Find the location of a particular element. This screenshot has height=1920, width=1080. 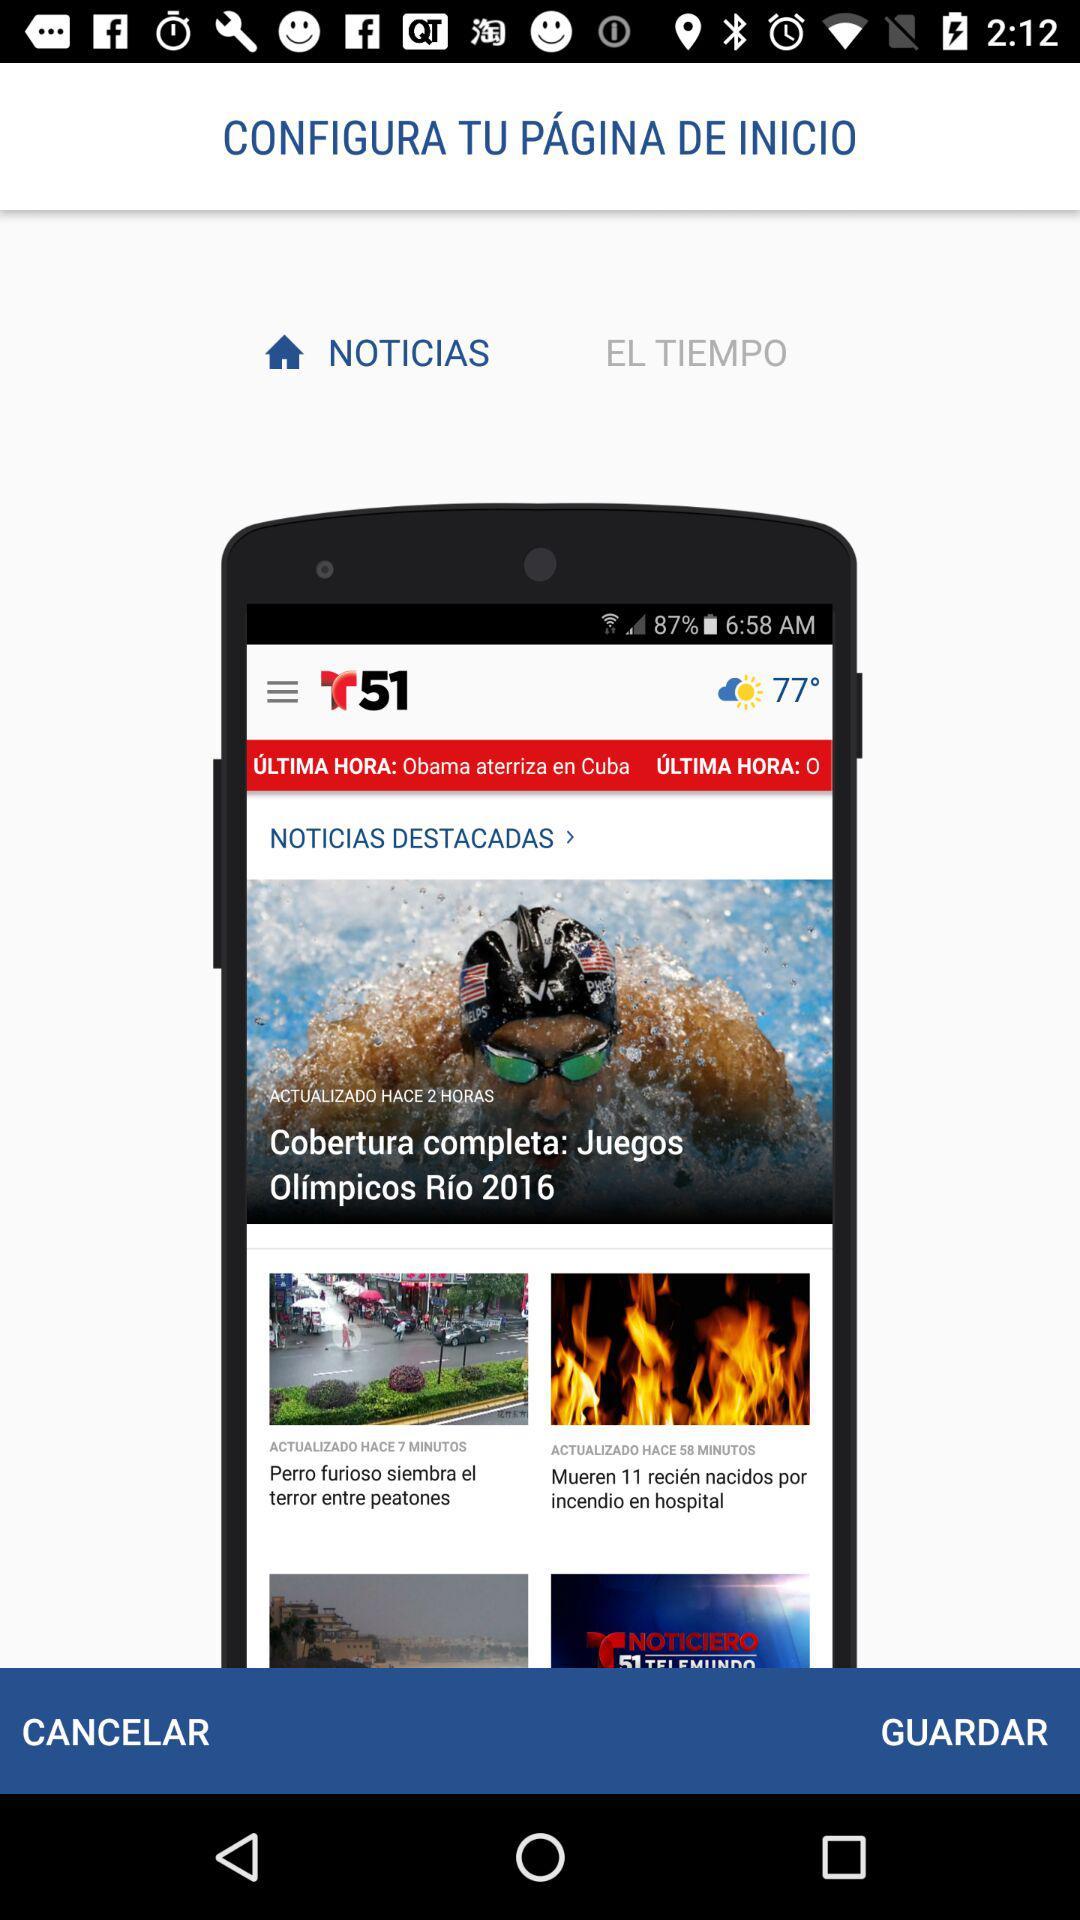

the icon to the right of the noticias item is located at coordinates (690, 351).